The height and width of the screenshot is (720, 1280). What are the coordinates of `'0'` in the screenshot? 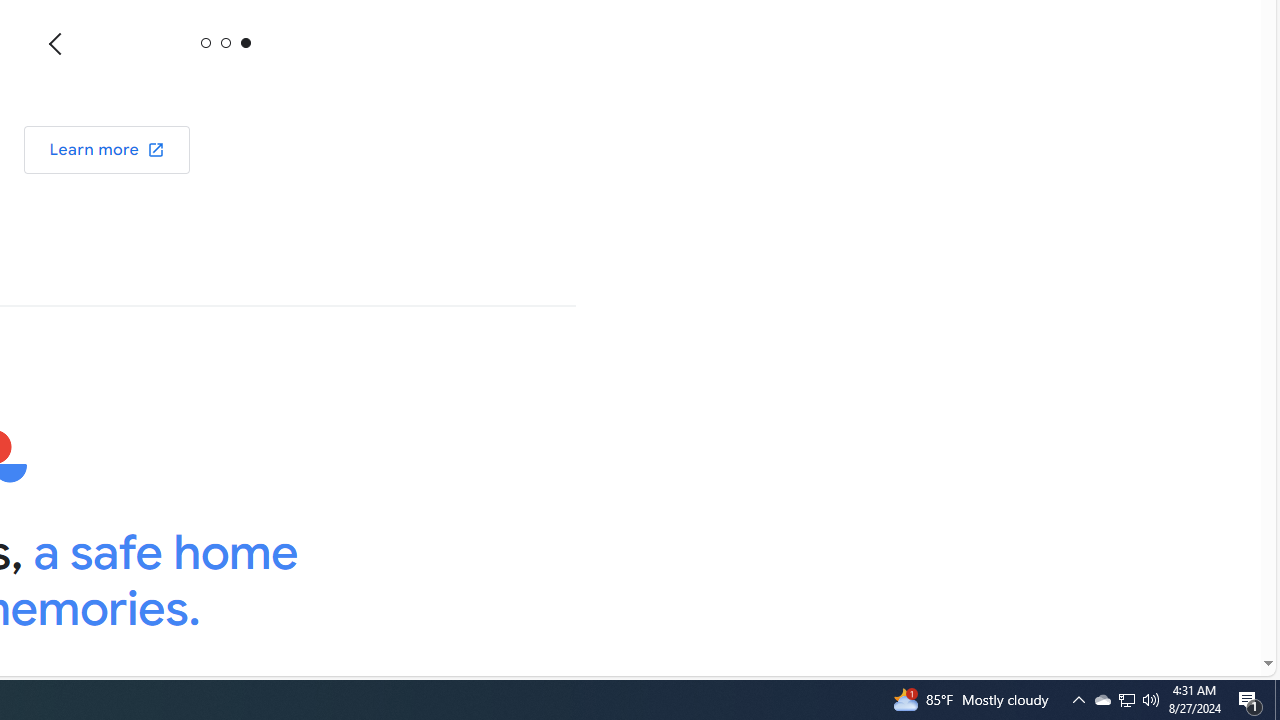 It's located at (206, 42).